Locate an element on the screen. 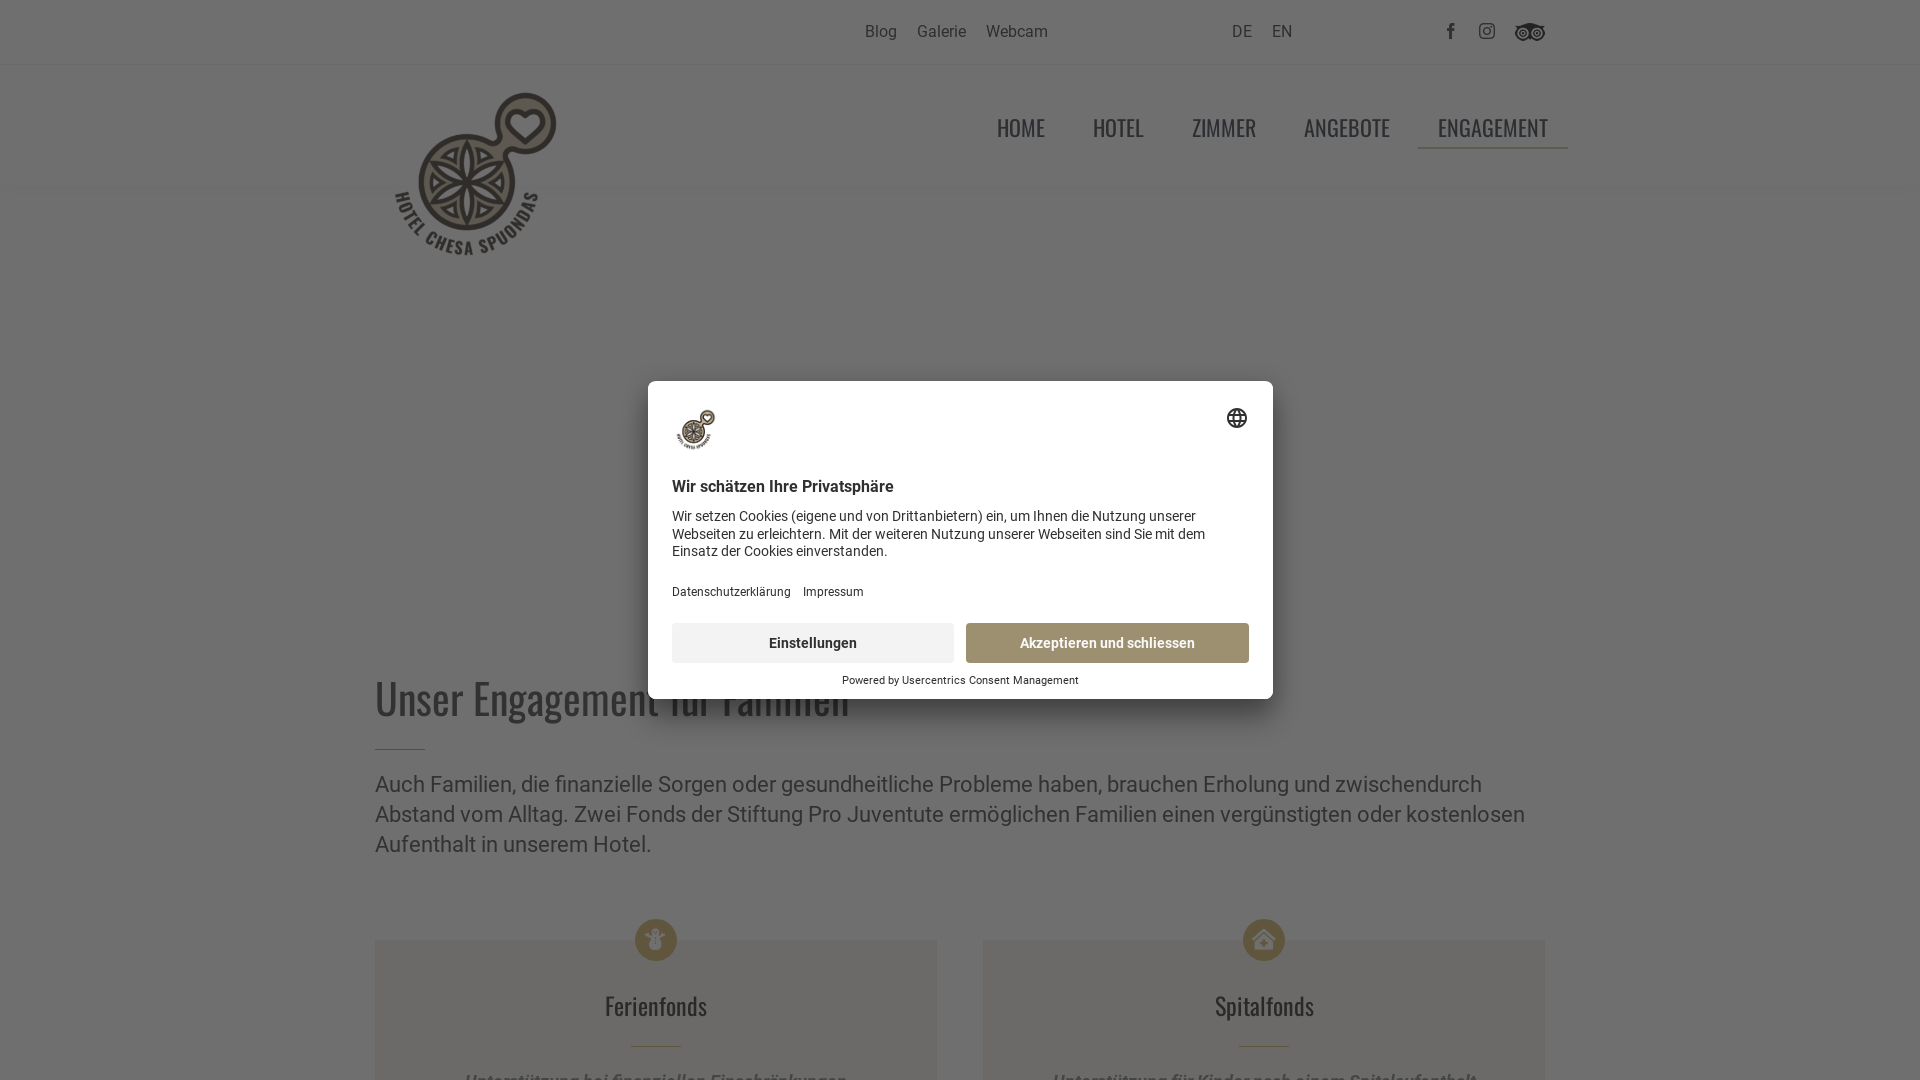 The height and width of the screenshot is (1080, 1920). 'HOTEL' is located at coordinates (1117, 125).